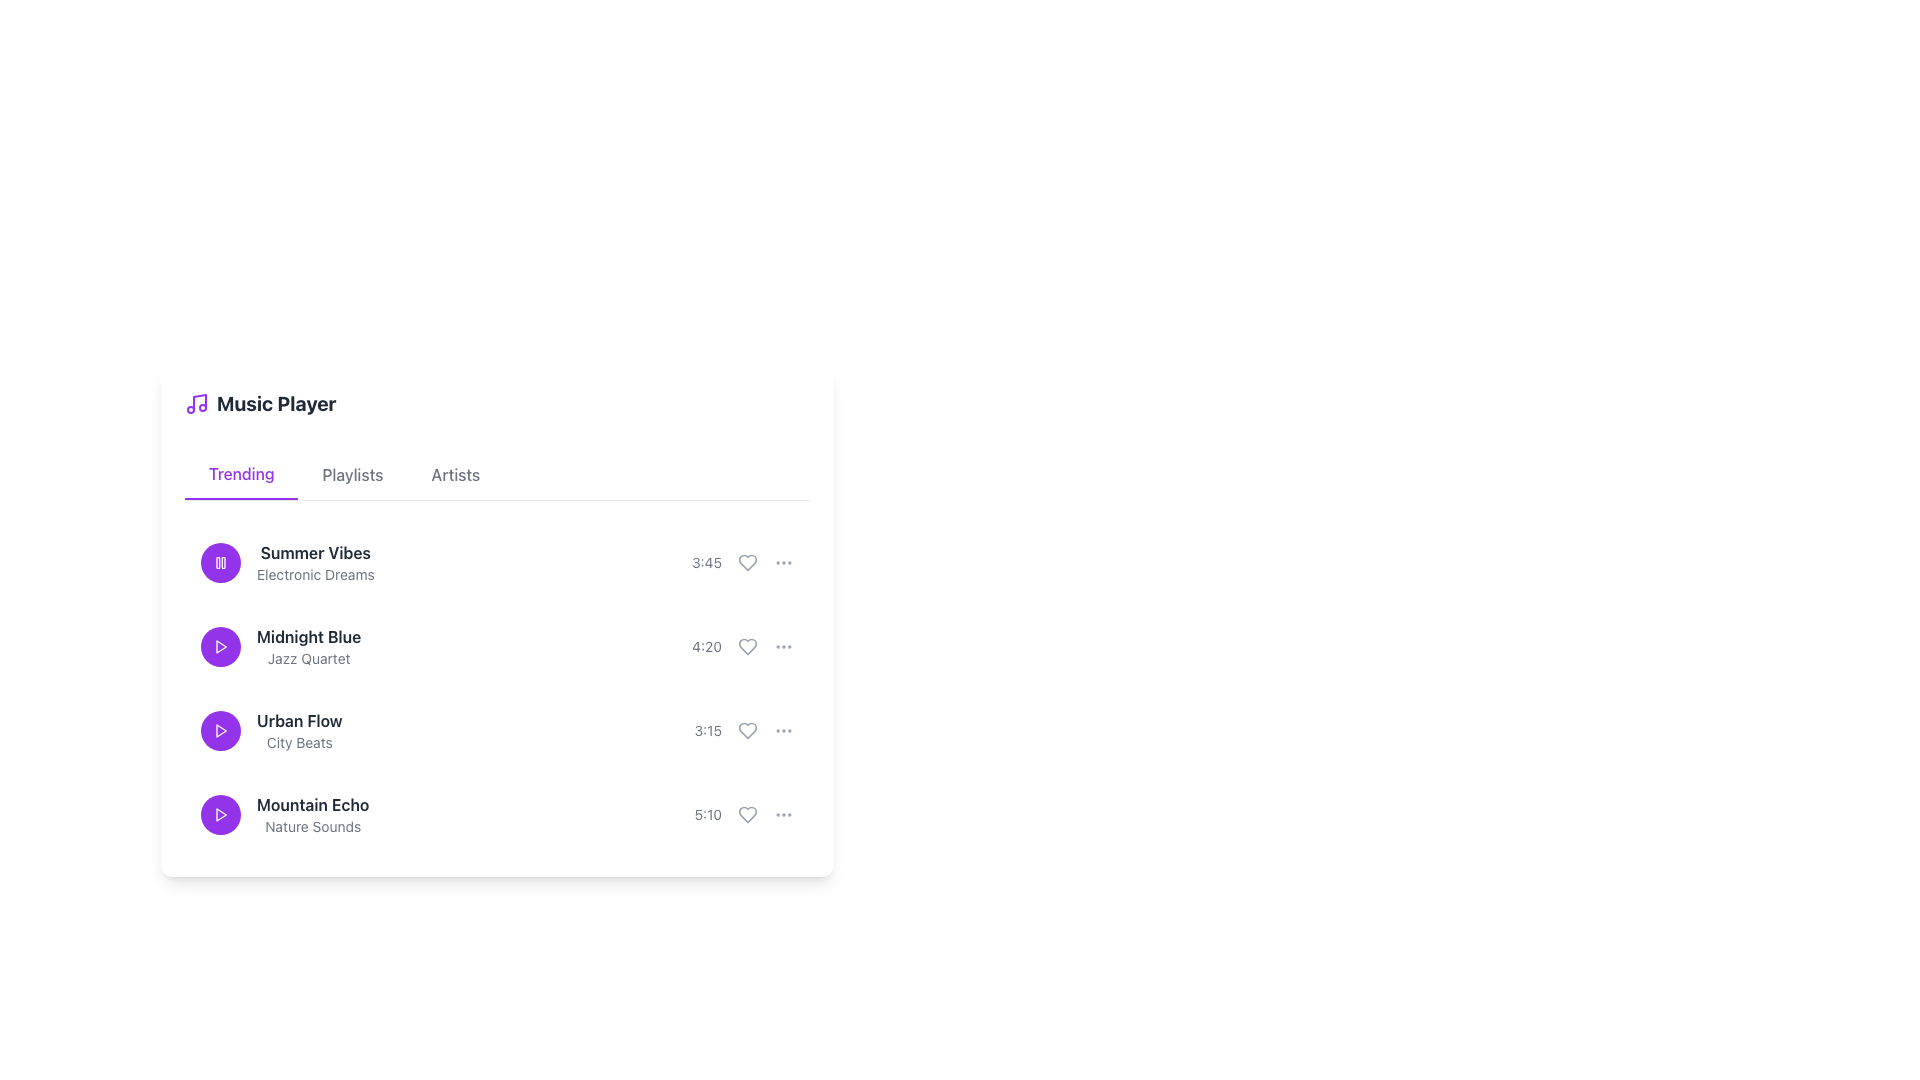 Image resolution: width=1920 pixels, height=1080 pixels. I want to click on the circular purple button with a white triangular 'play' icon located next to the text 'Mountain Echo' and 'Nature Sounds', so click(220, 814).